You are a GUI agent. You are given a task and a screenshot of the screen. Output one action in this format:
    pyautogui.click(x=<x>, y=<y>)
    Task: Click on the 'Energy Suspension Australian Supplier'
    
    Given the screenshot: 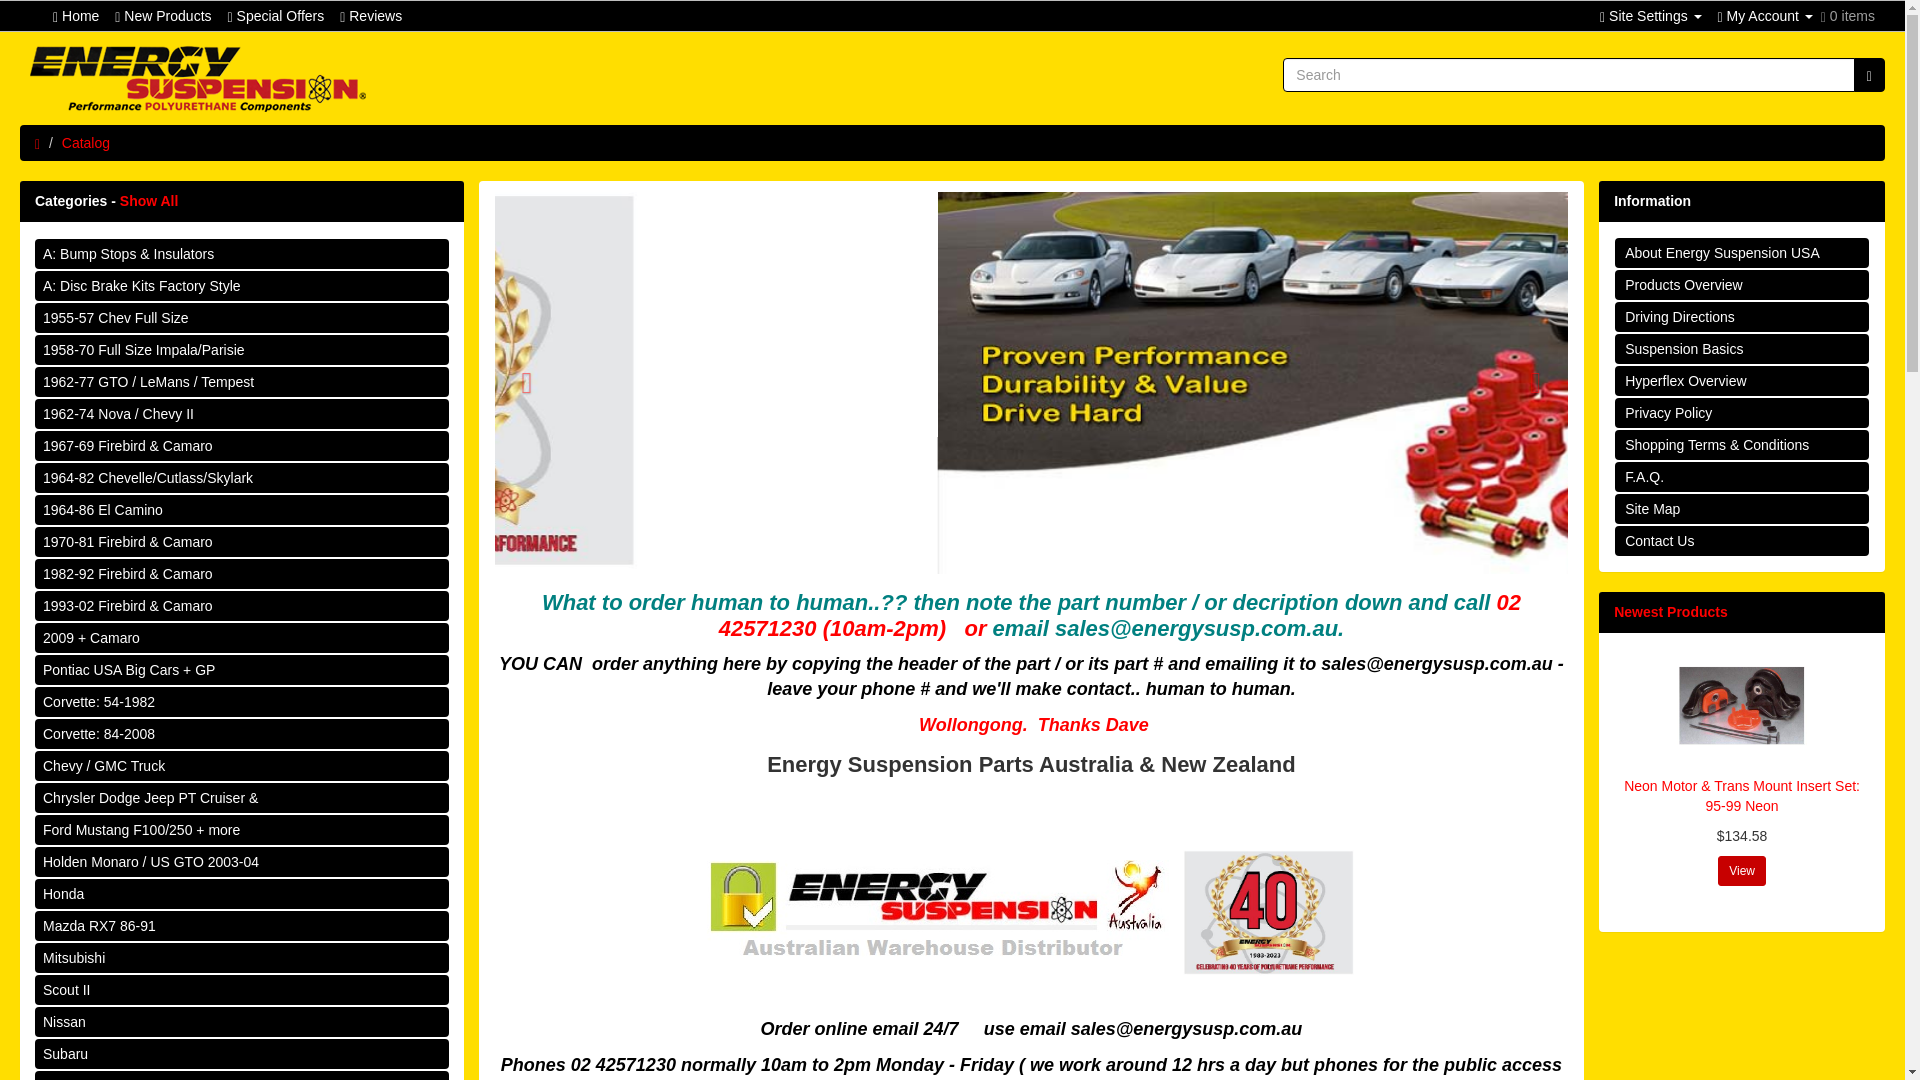 What is the action you would take?
    pyautogui.click(x=197, y=77)
    